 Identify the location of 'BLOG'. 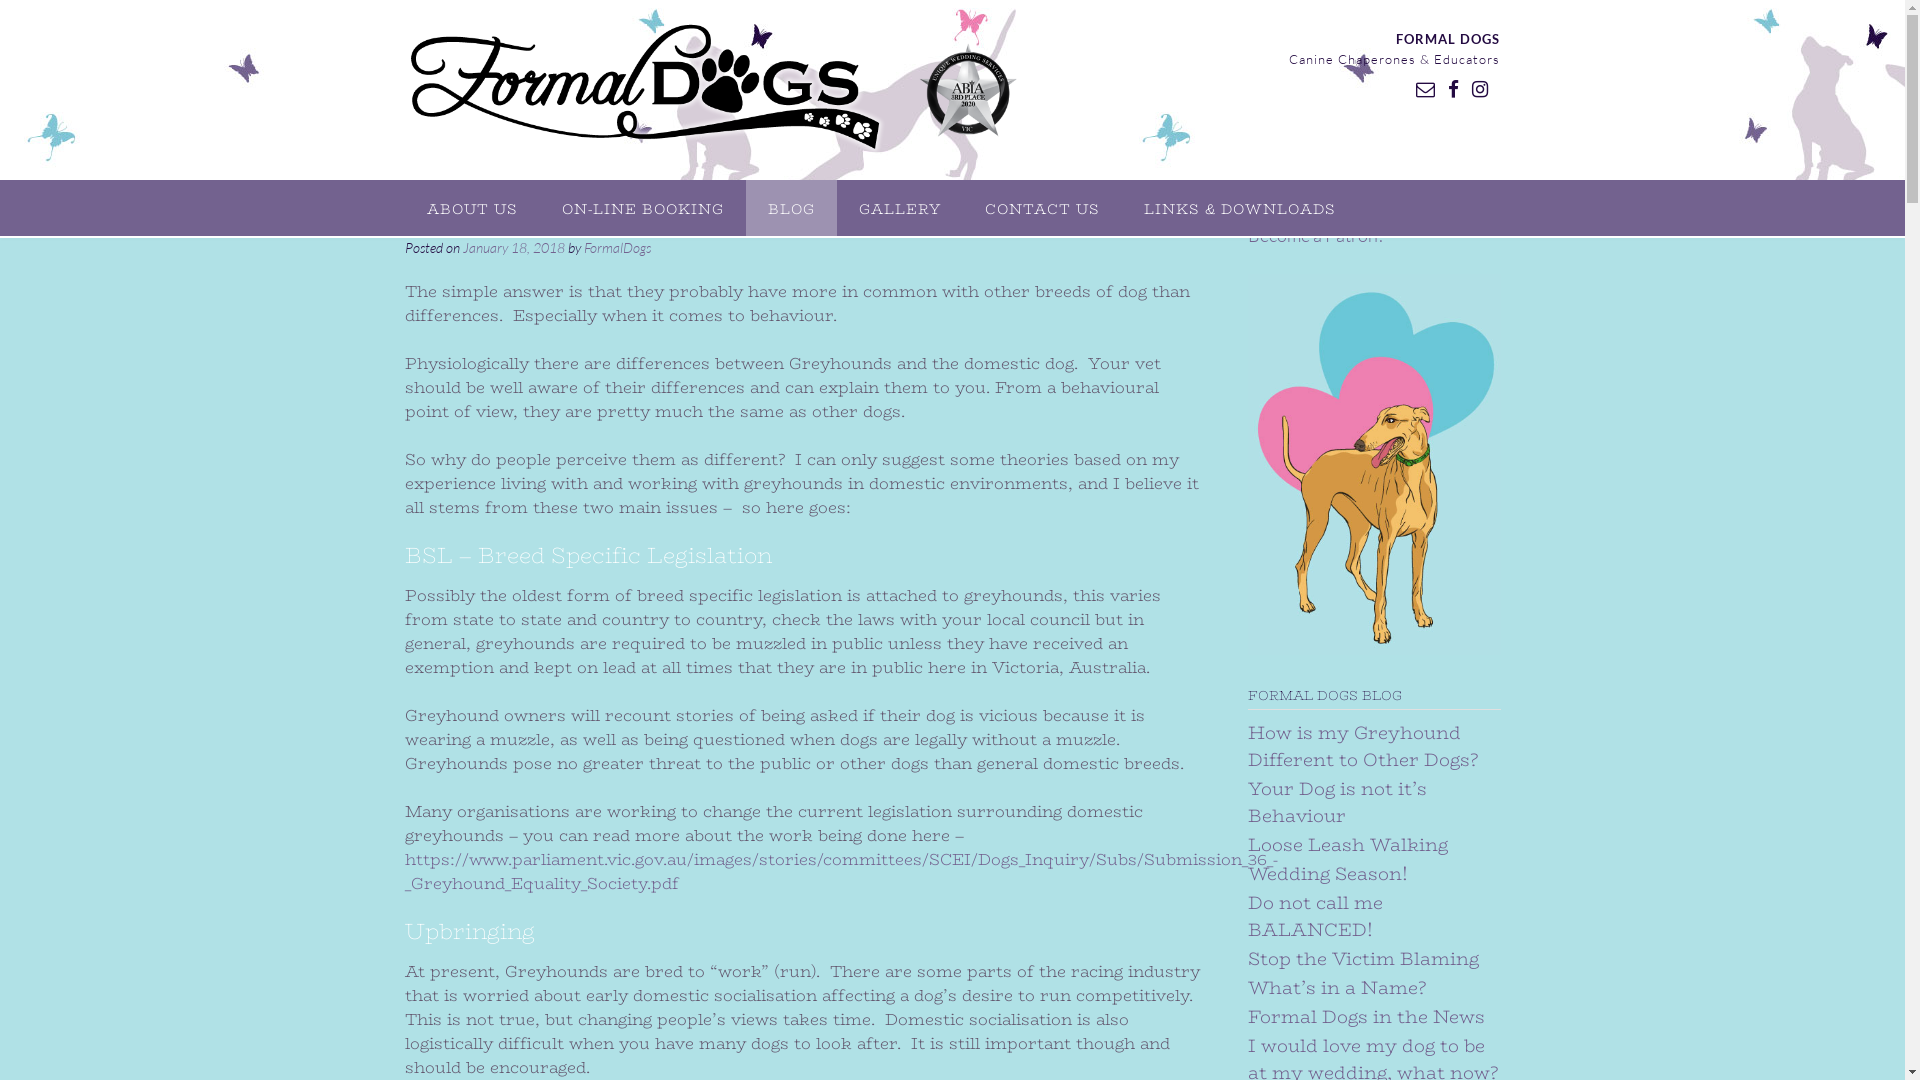
(790, 208).